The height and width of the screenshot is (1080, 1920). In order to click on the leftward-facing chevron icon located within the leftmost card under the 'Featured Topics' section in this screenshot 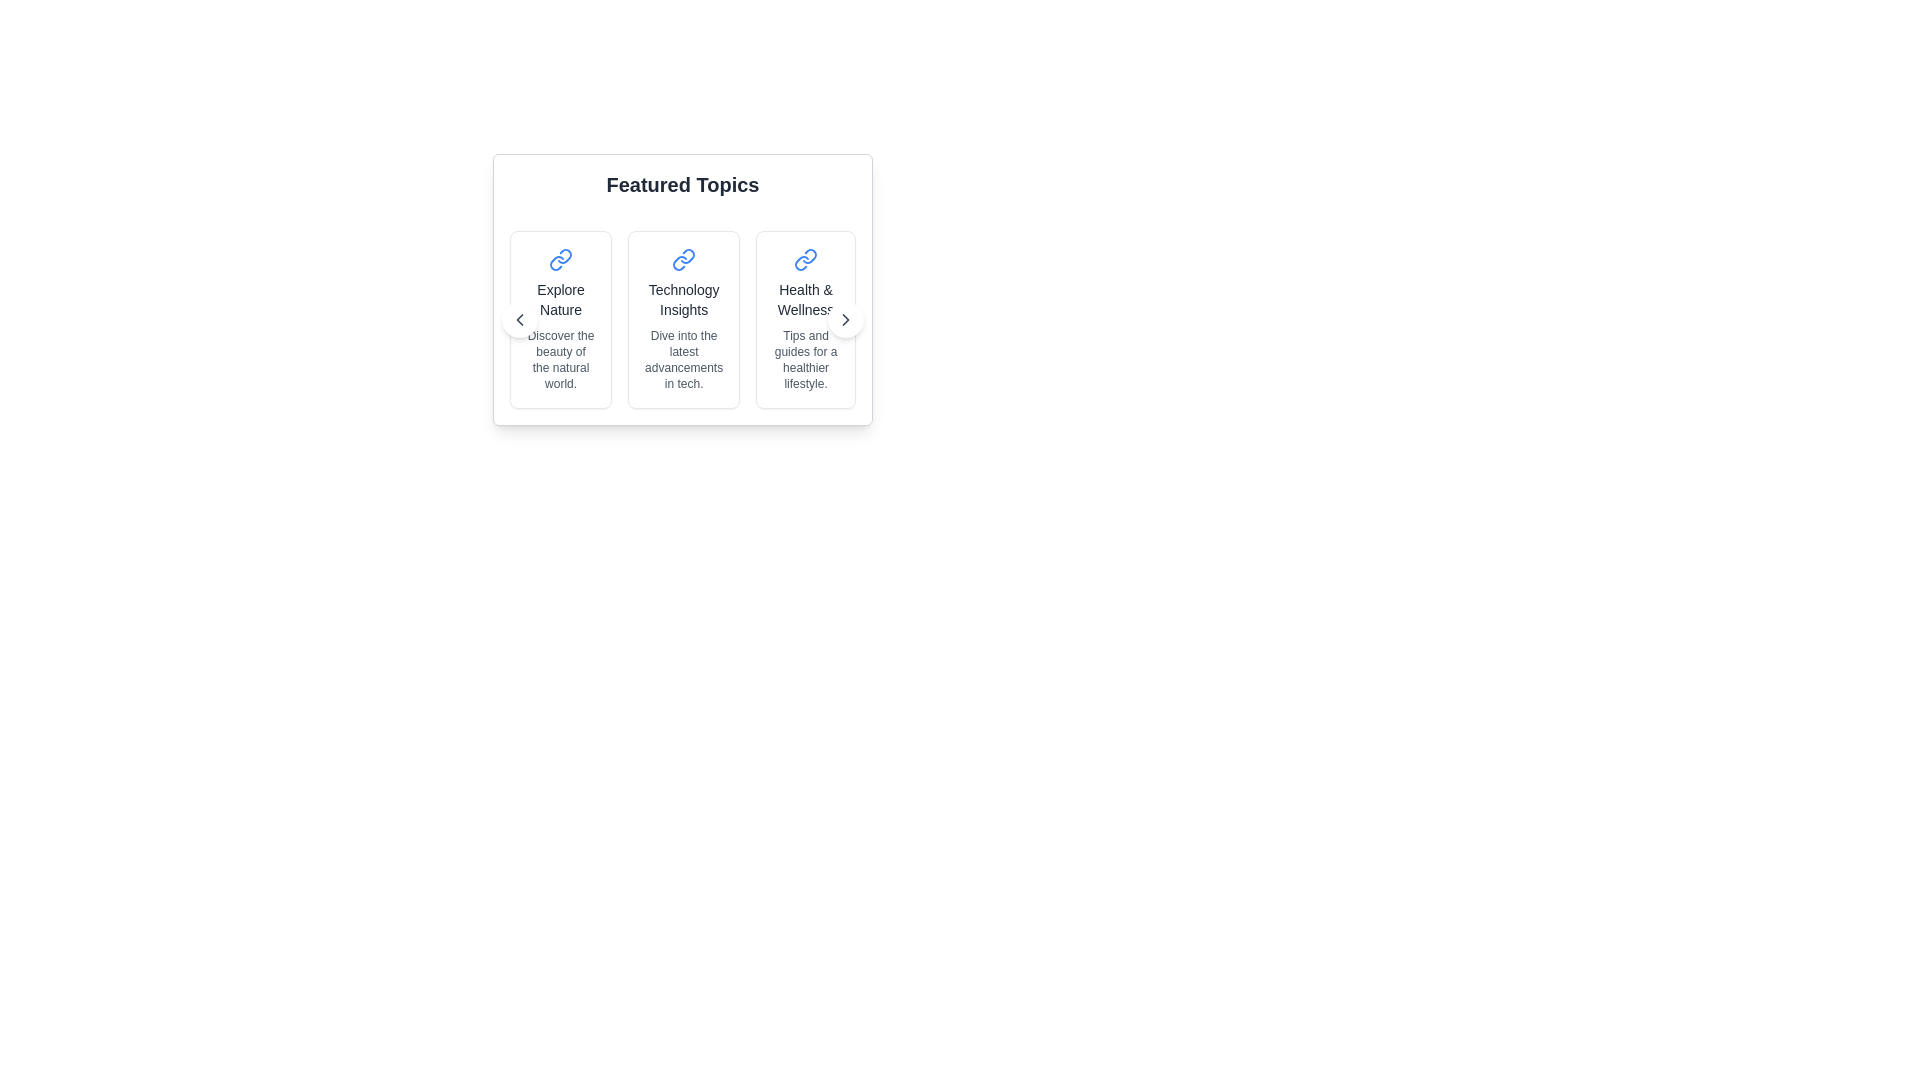, I will do `click(519, 319)`.